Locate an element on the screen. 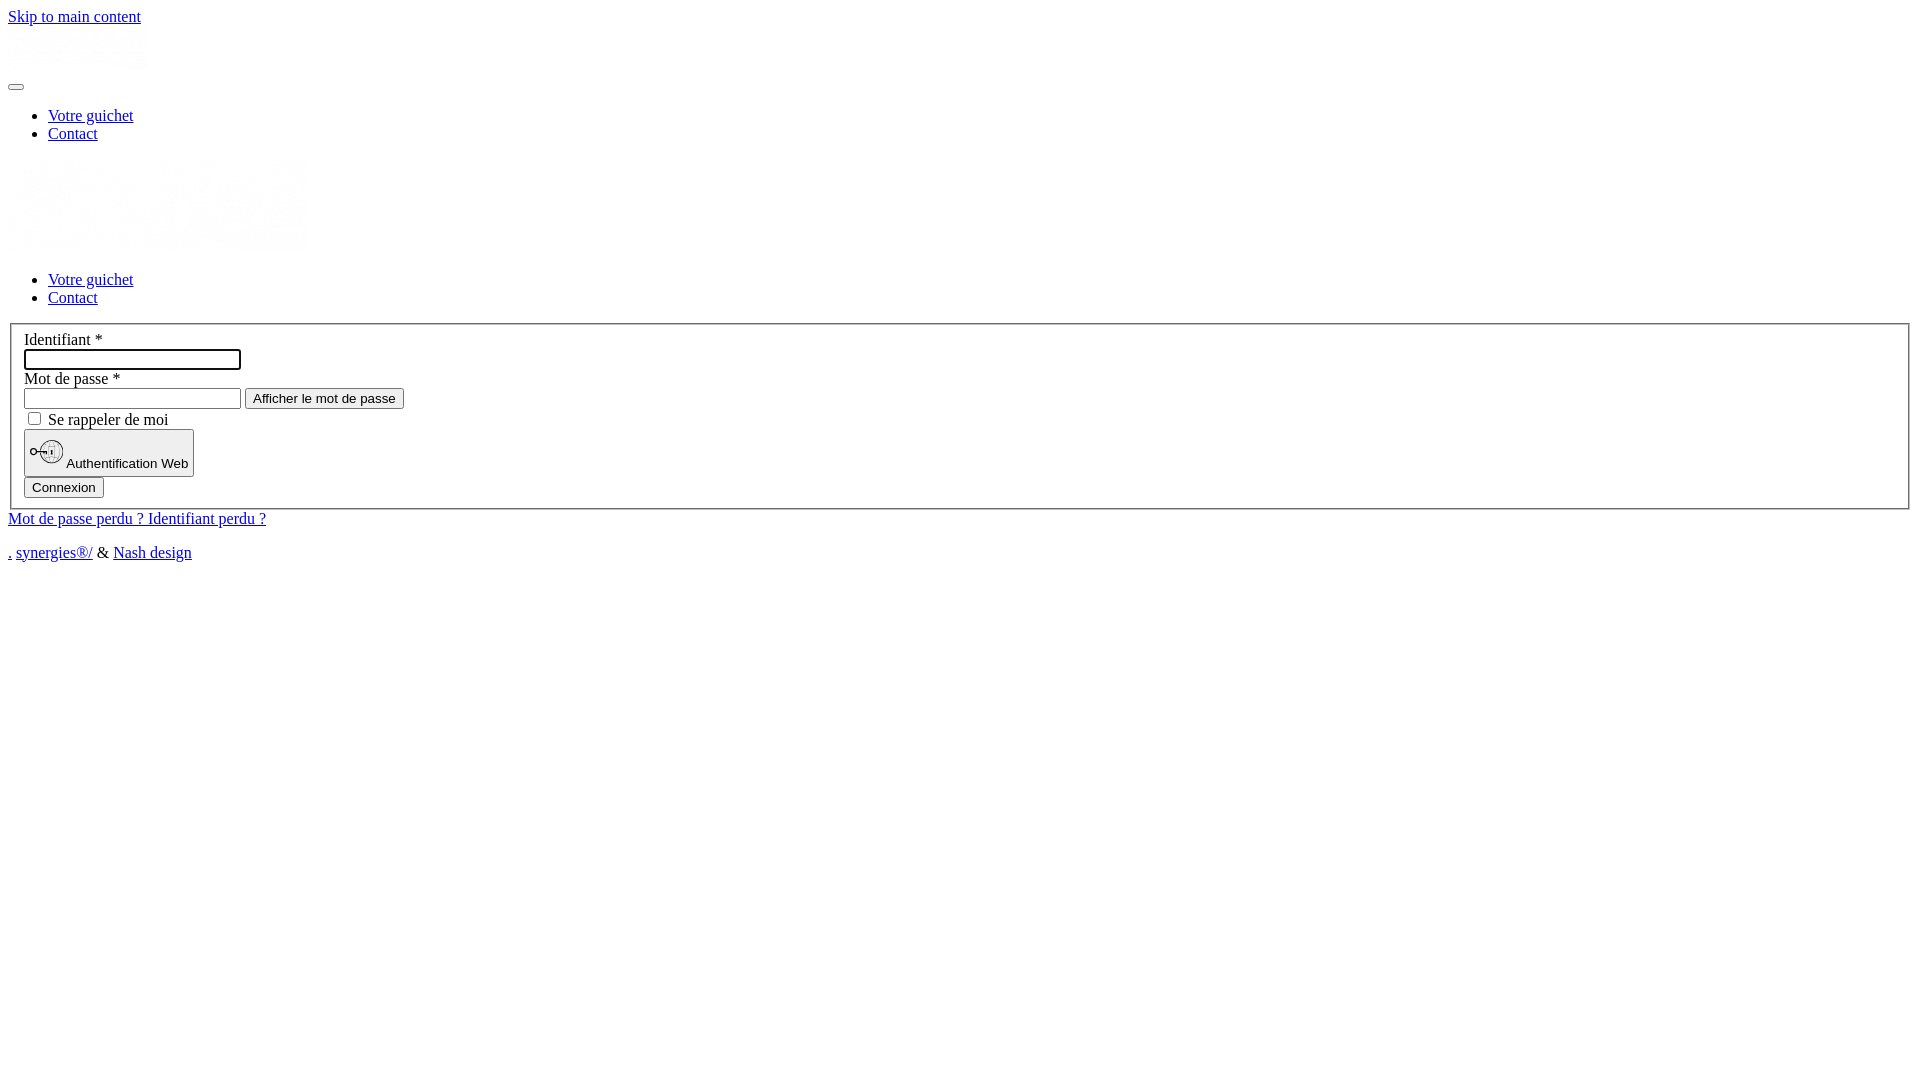  'Mot de passe perdu ?' is located at coordinates (77, 517).